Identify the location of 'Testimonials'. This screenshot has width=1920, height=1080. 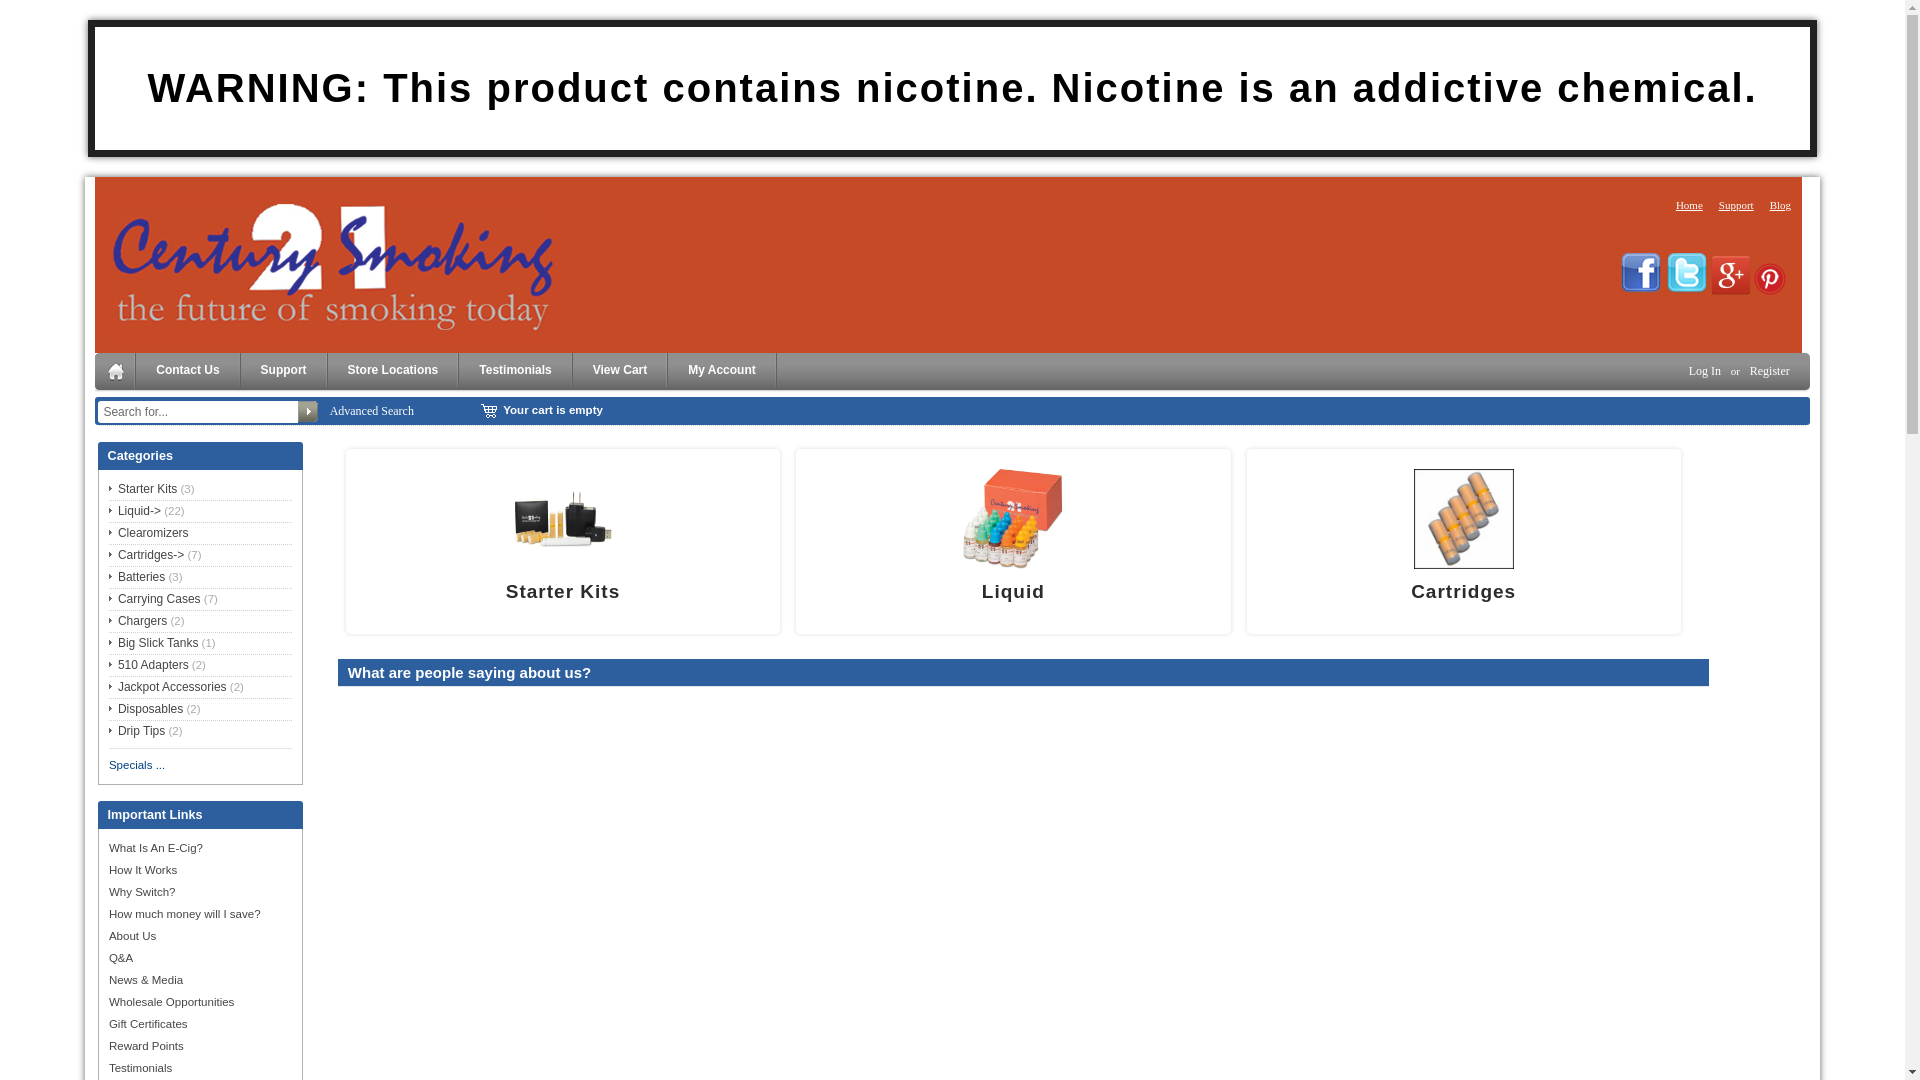
(514, 370).